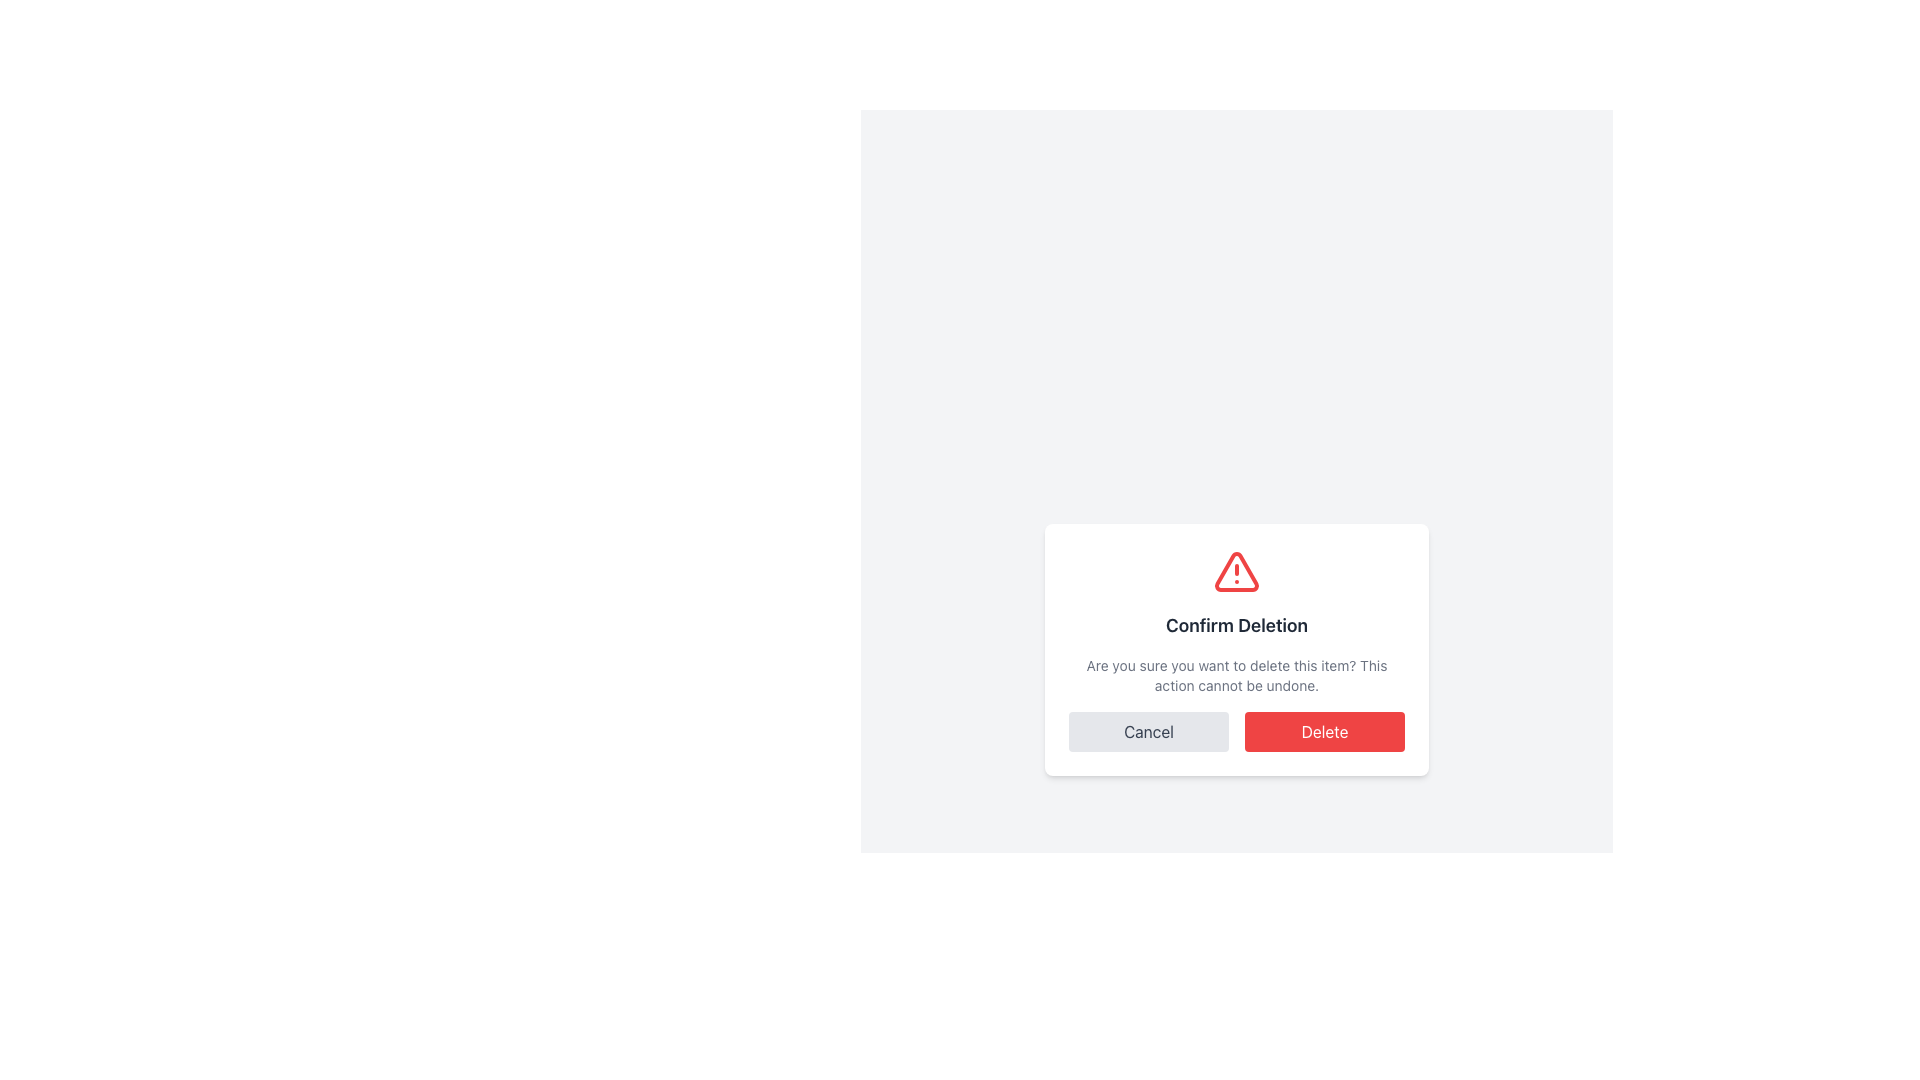  What do you see at coordinates (1324, 732) in the screenshot?
I see `the red 'Delete' button located` at bounding box center [1324, 732].